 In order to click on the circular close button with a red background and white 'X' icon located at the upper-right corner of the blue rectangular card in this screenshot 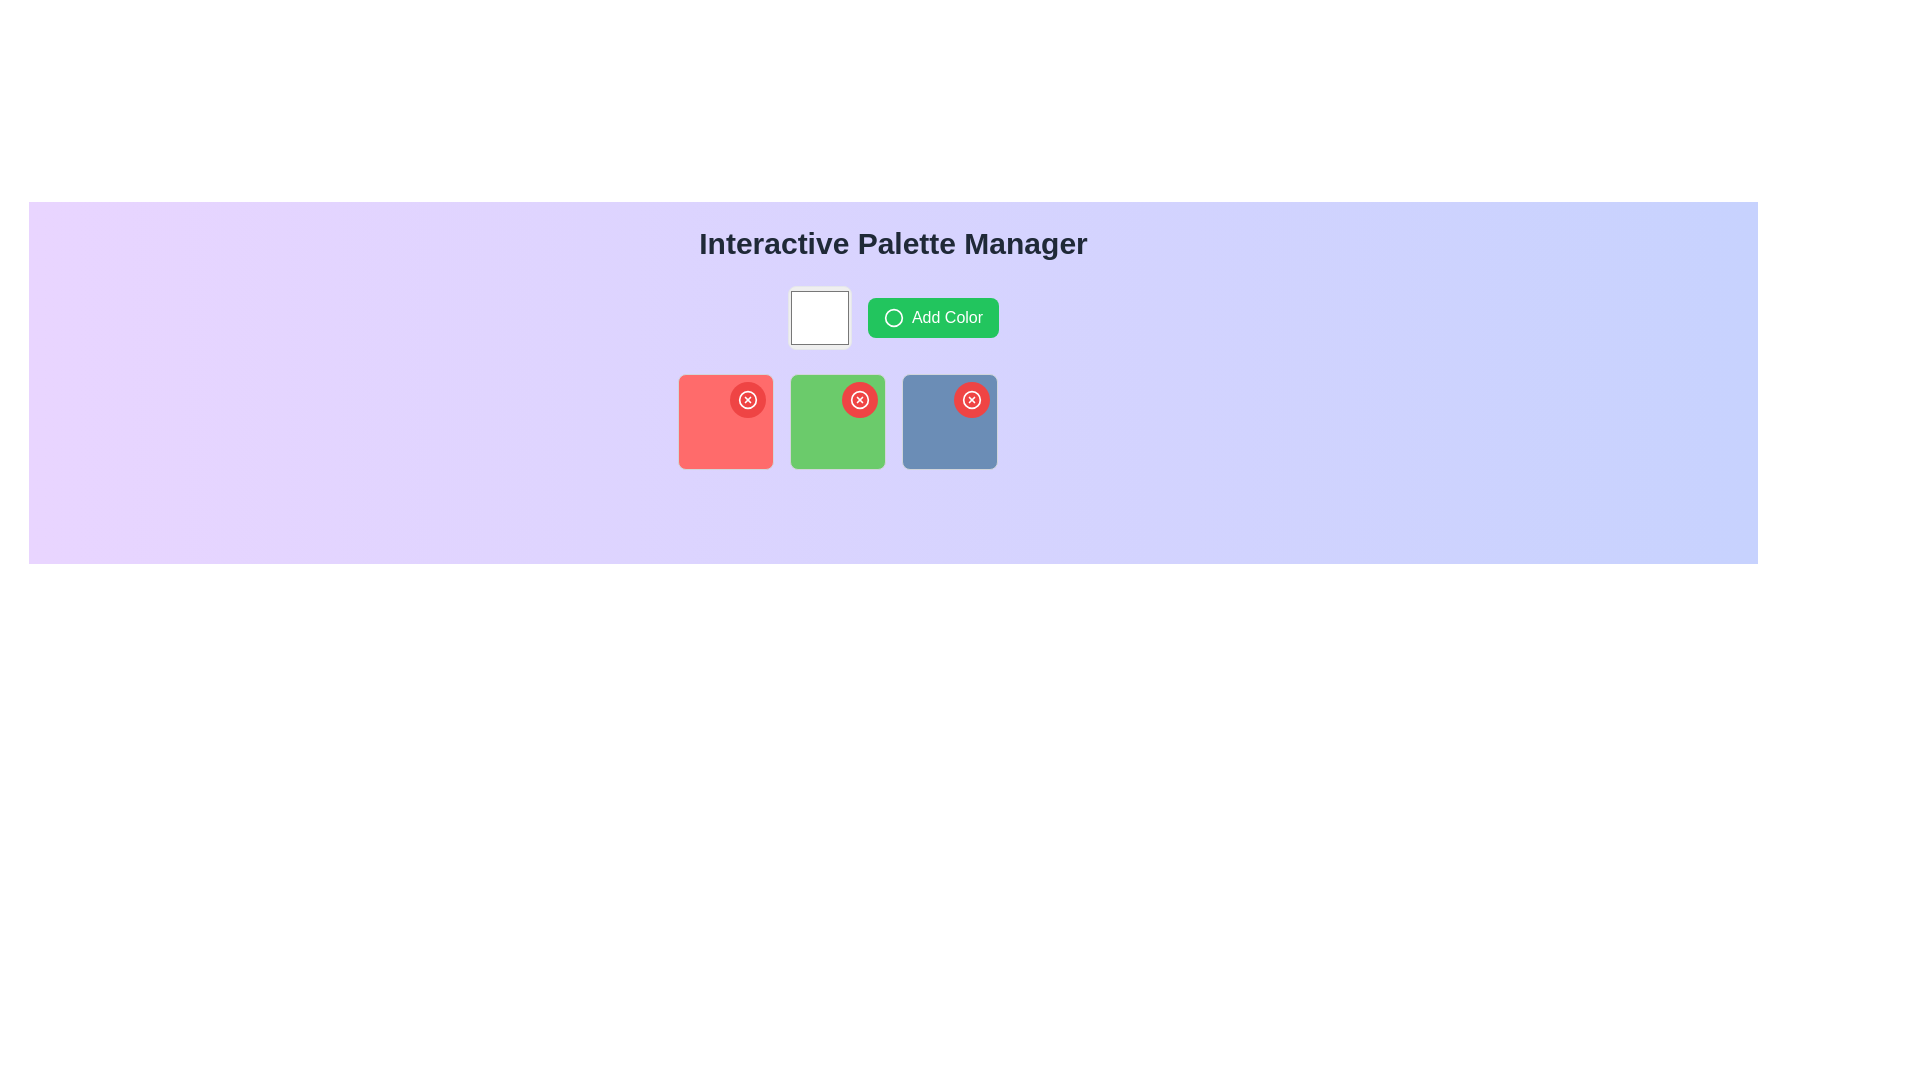, I will do `click(971, 400)`.